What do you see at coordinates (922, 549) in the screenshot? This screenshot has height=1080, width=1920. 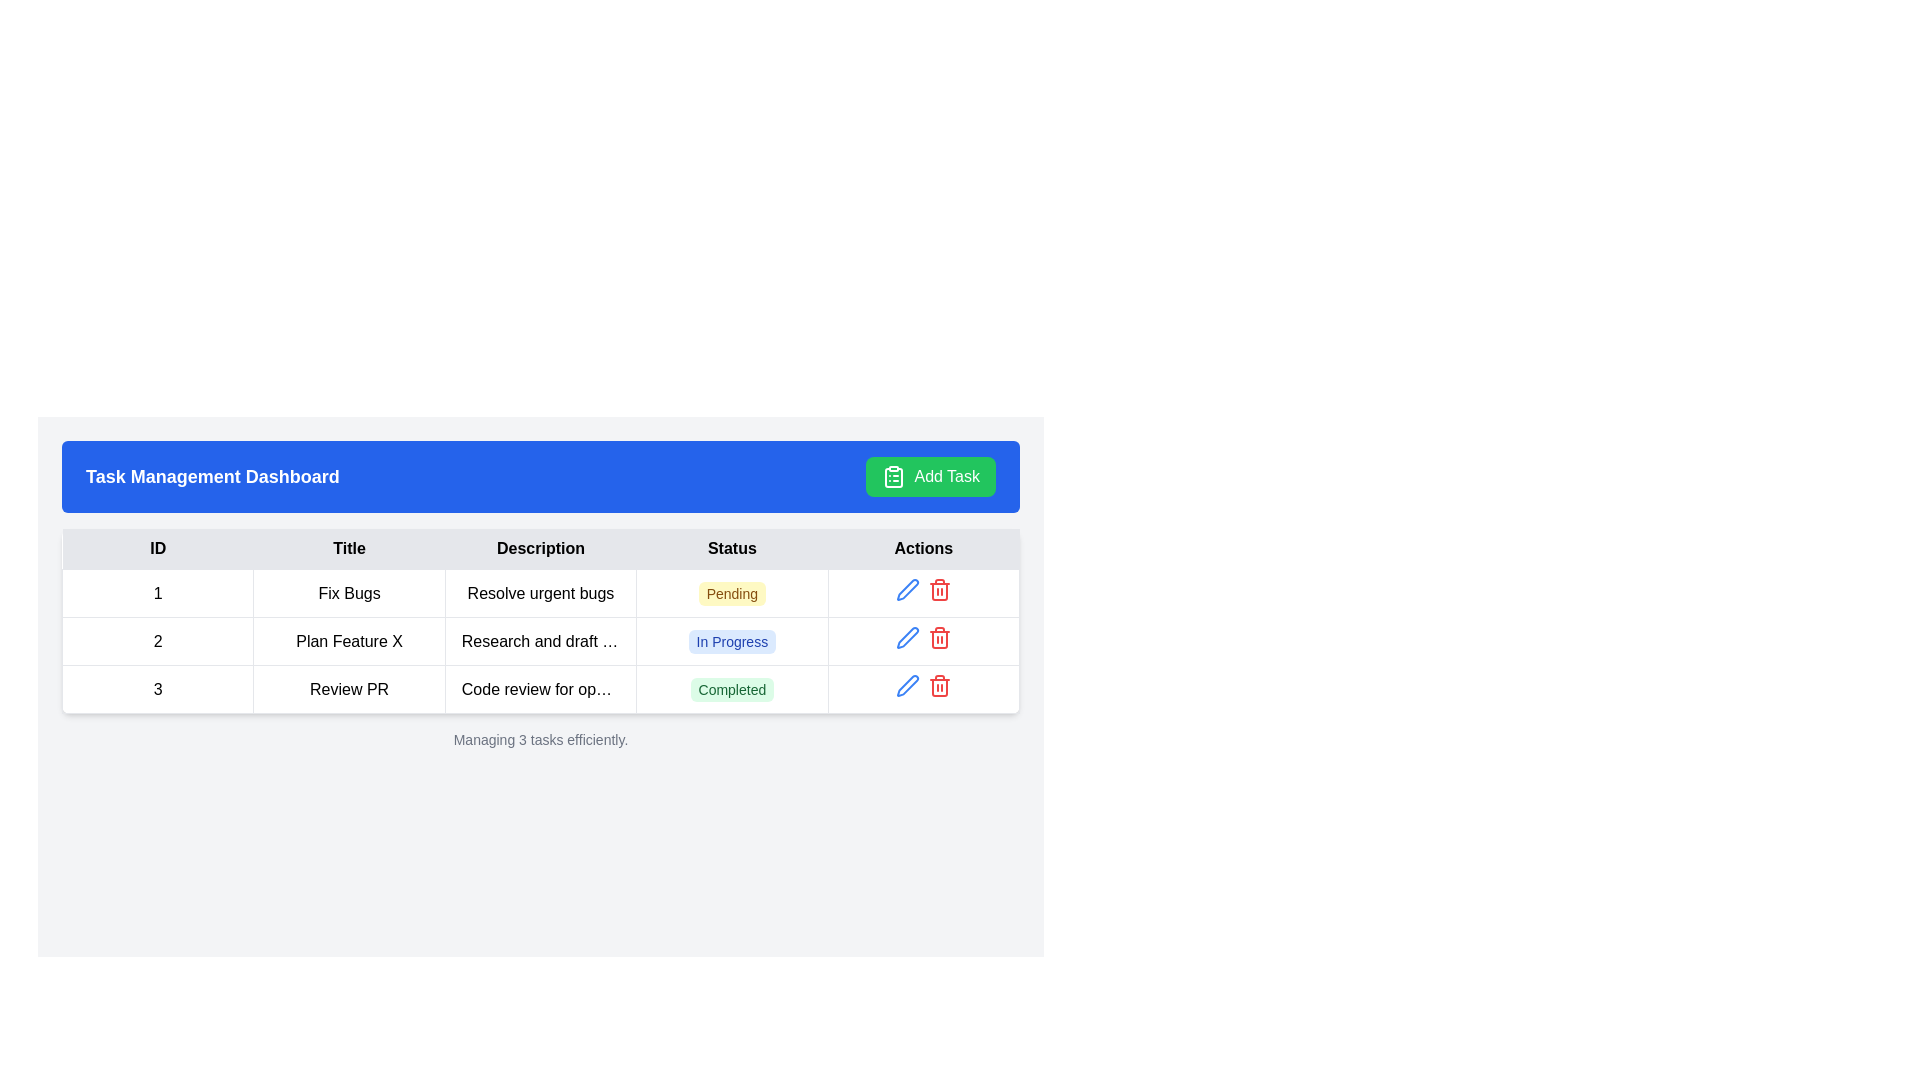 I see `the 'Actions' text label which serves as a column header for action items like editing or deleting entries in the table` at bounding box center [922, 549].